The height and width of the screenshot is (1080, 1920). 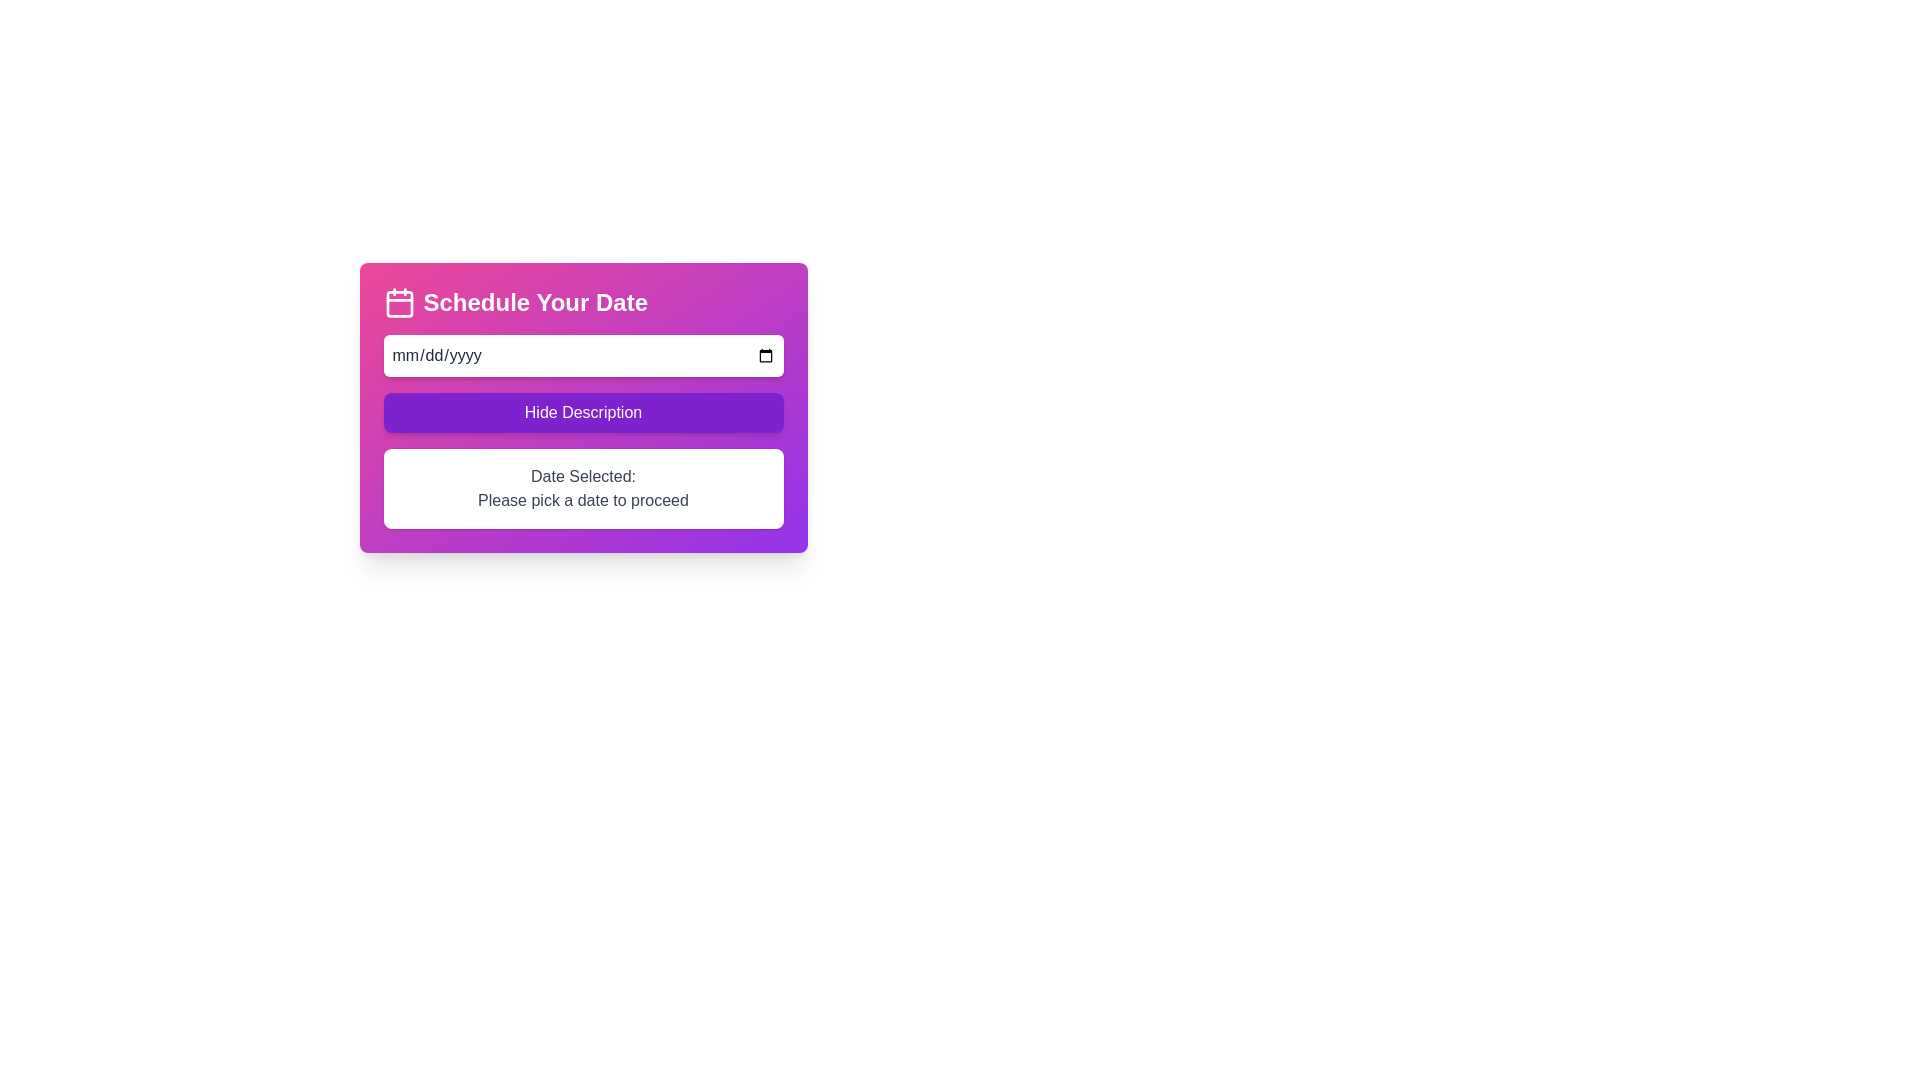 I want to click on the button with a purple background and white text that reads 'Hide Description', so click(x=582, y=411).